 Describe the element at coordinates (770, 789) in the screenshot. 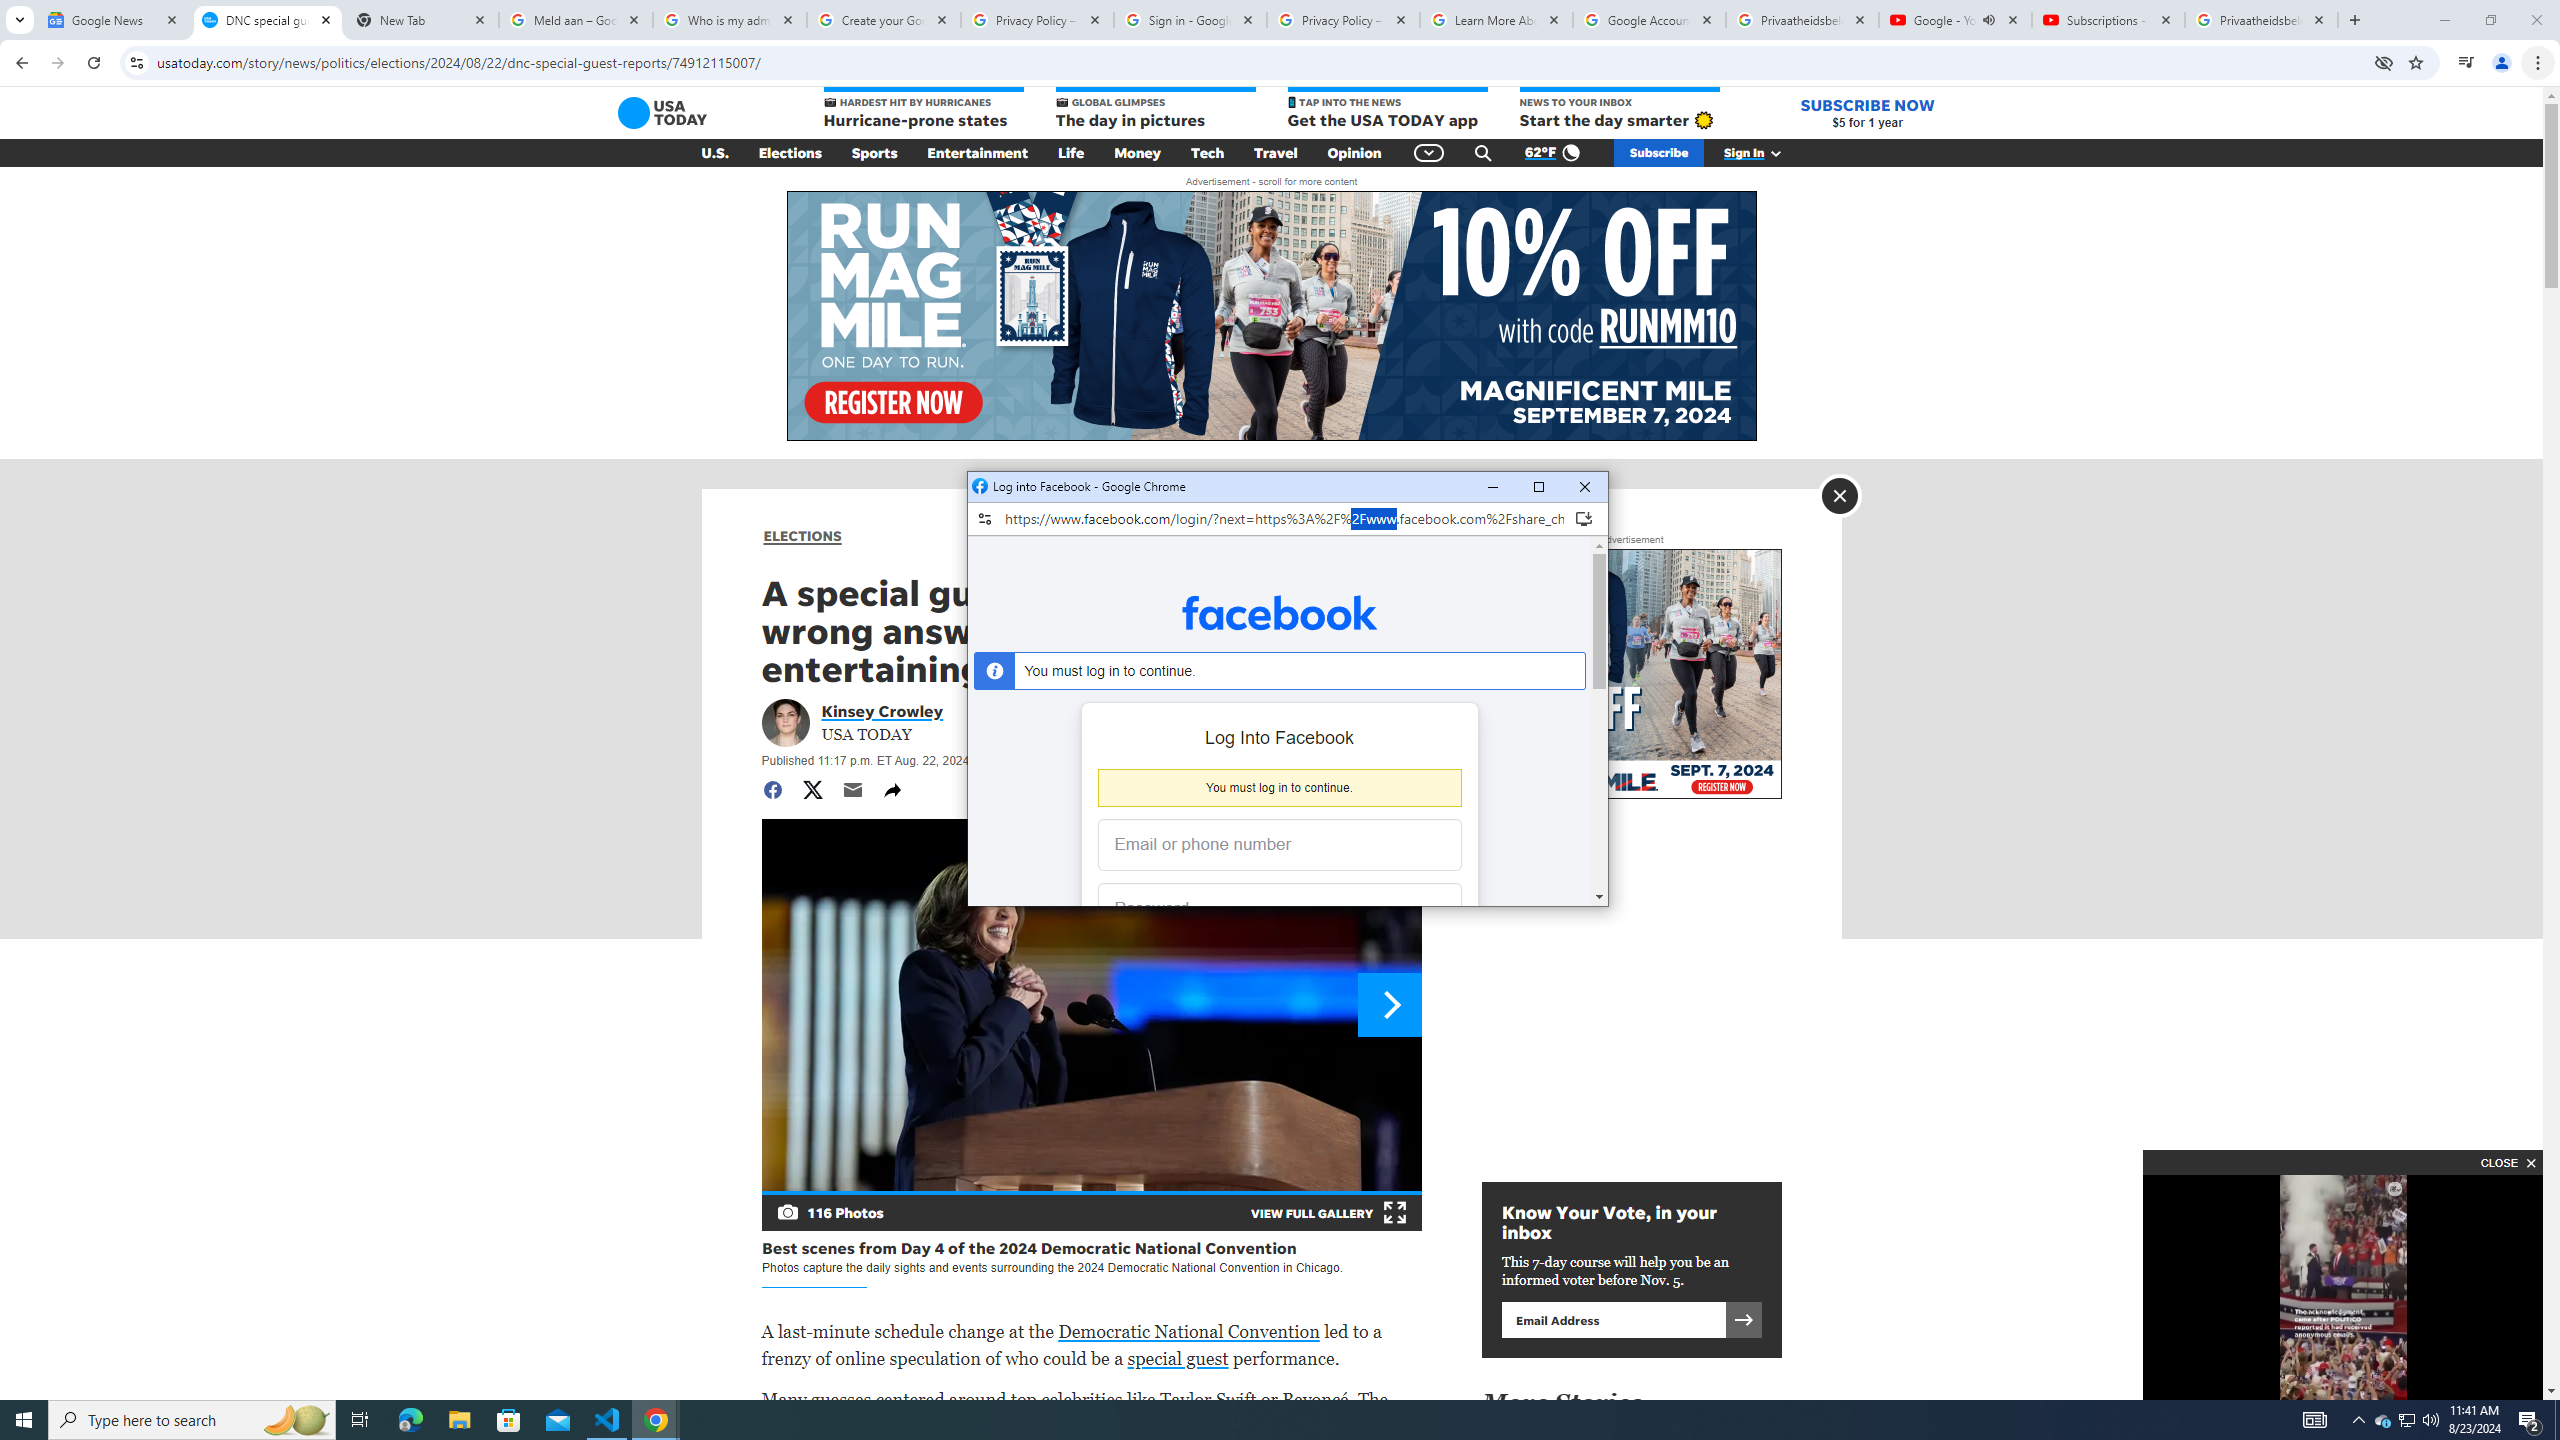

I see `'Share to Facebook'` at that location.